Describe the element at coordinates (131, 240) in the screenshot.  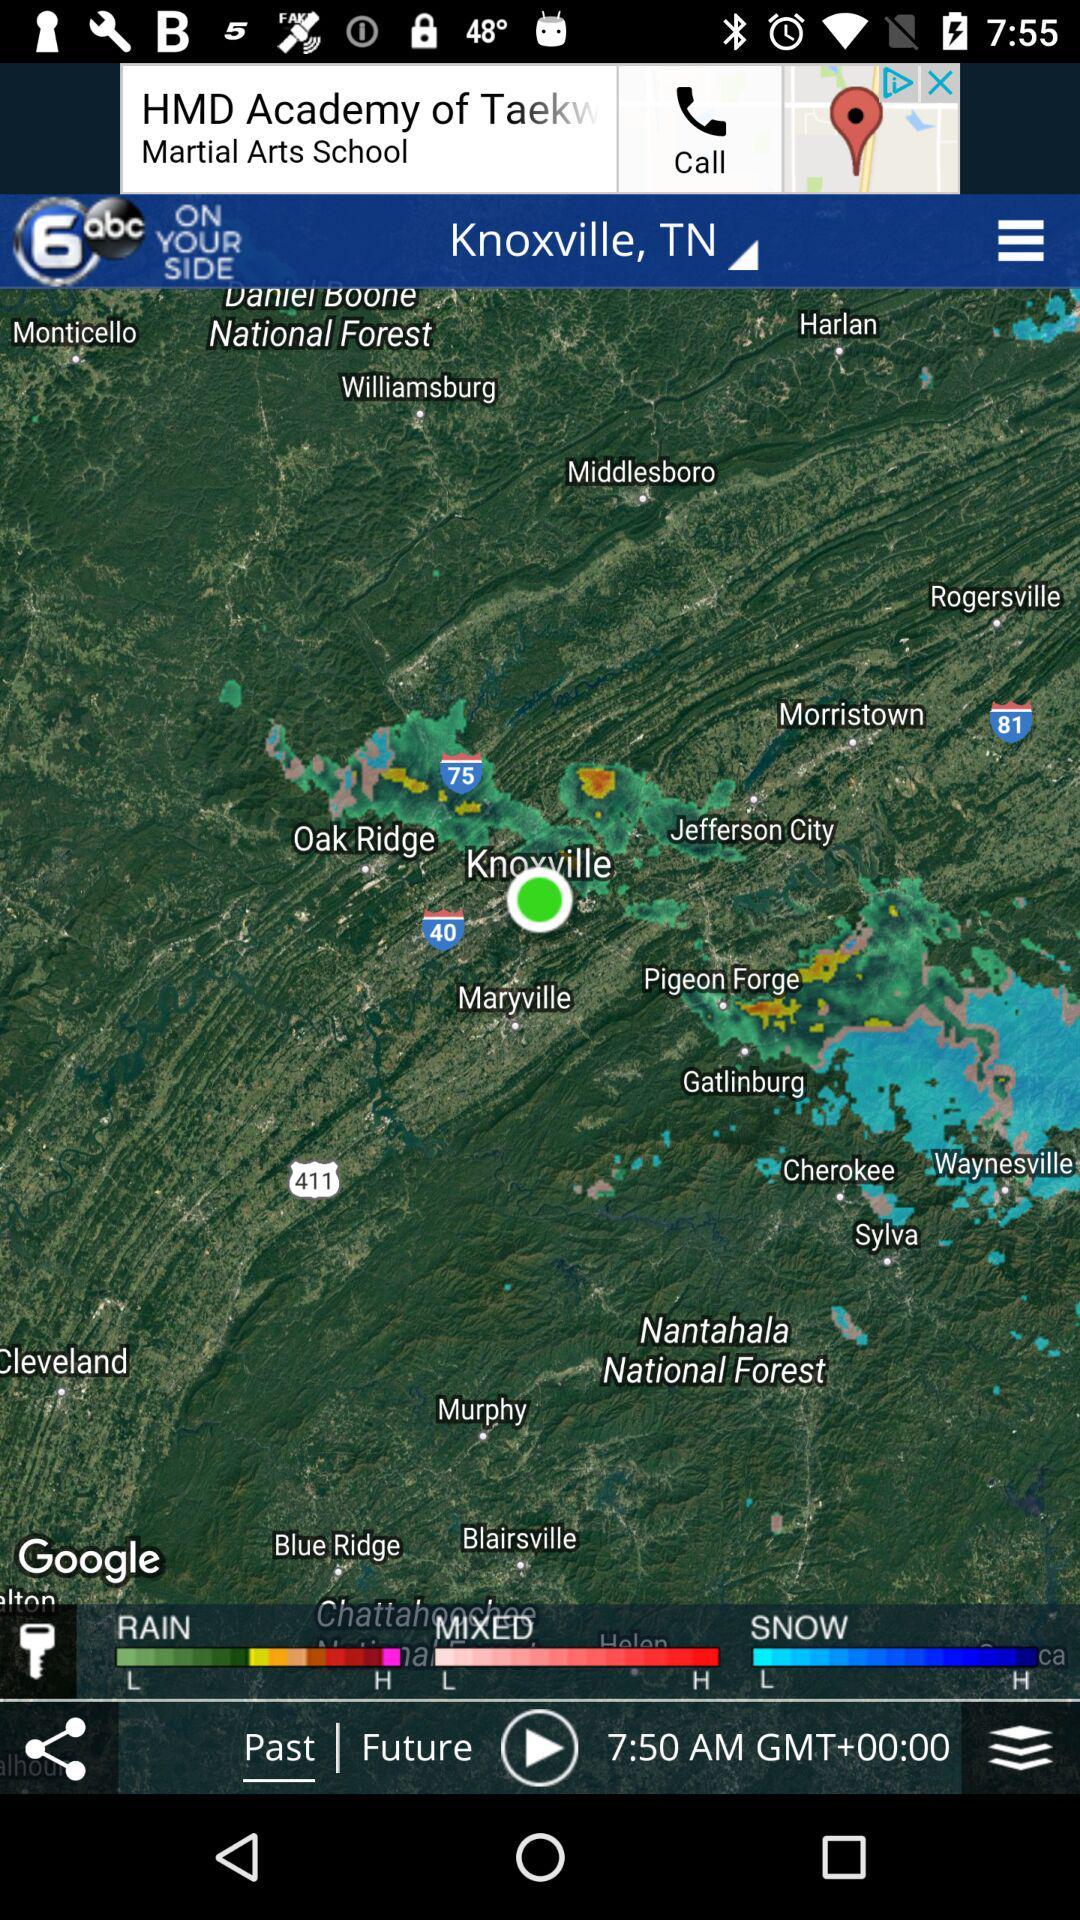
I see `the item to the left of the knoxville, tn` at that location.